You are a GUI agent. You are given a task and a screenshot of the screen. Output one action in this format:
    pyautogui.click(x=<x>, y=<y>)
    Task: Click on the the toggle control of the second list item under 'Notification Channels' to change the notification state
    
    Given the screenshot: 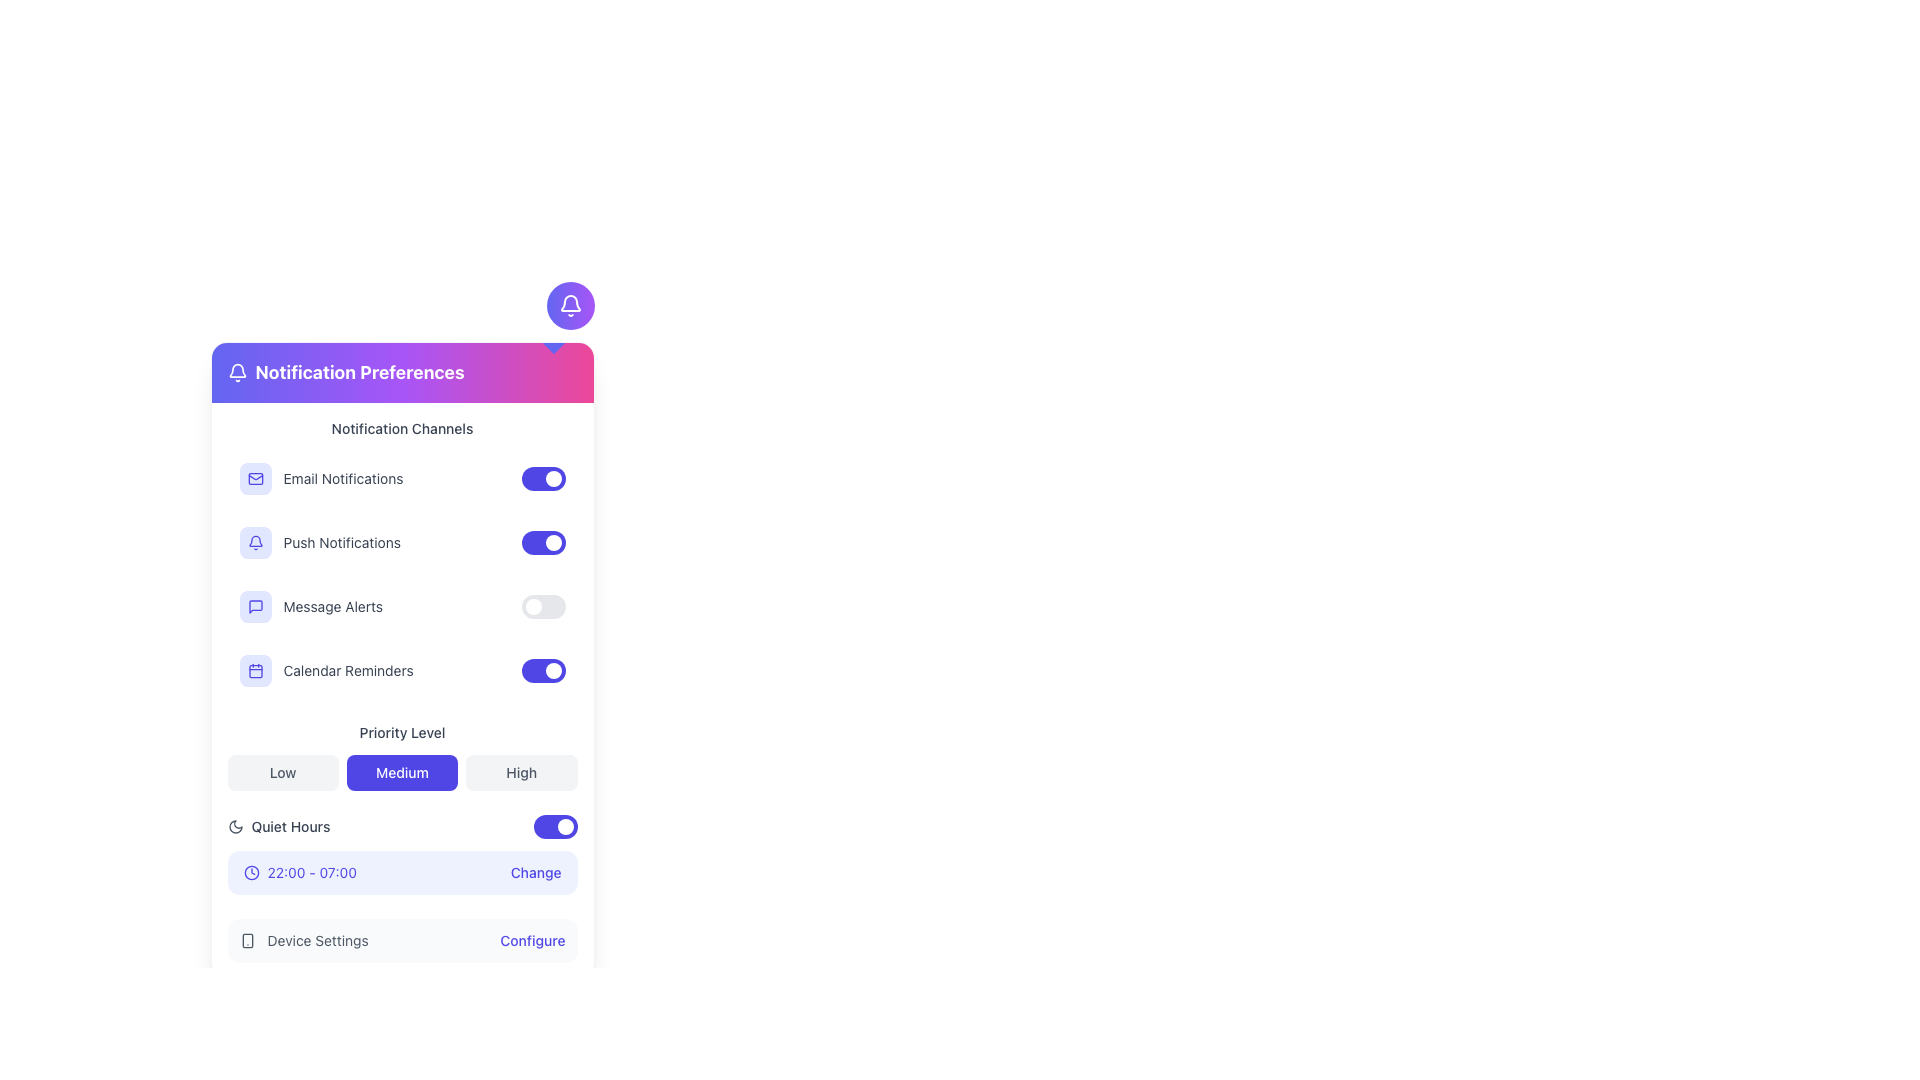 What is the action you would take?
    pyautogui.click(x=401, y=574)
    